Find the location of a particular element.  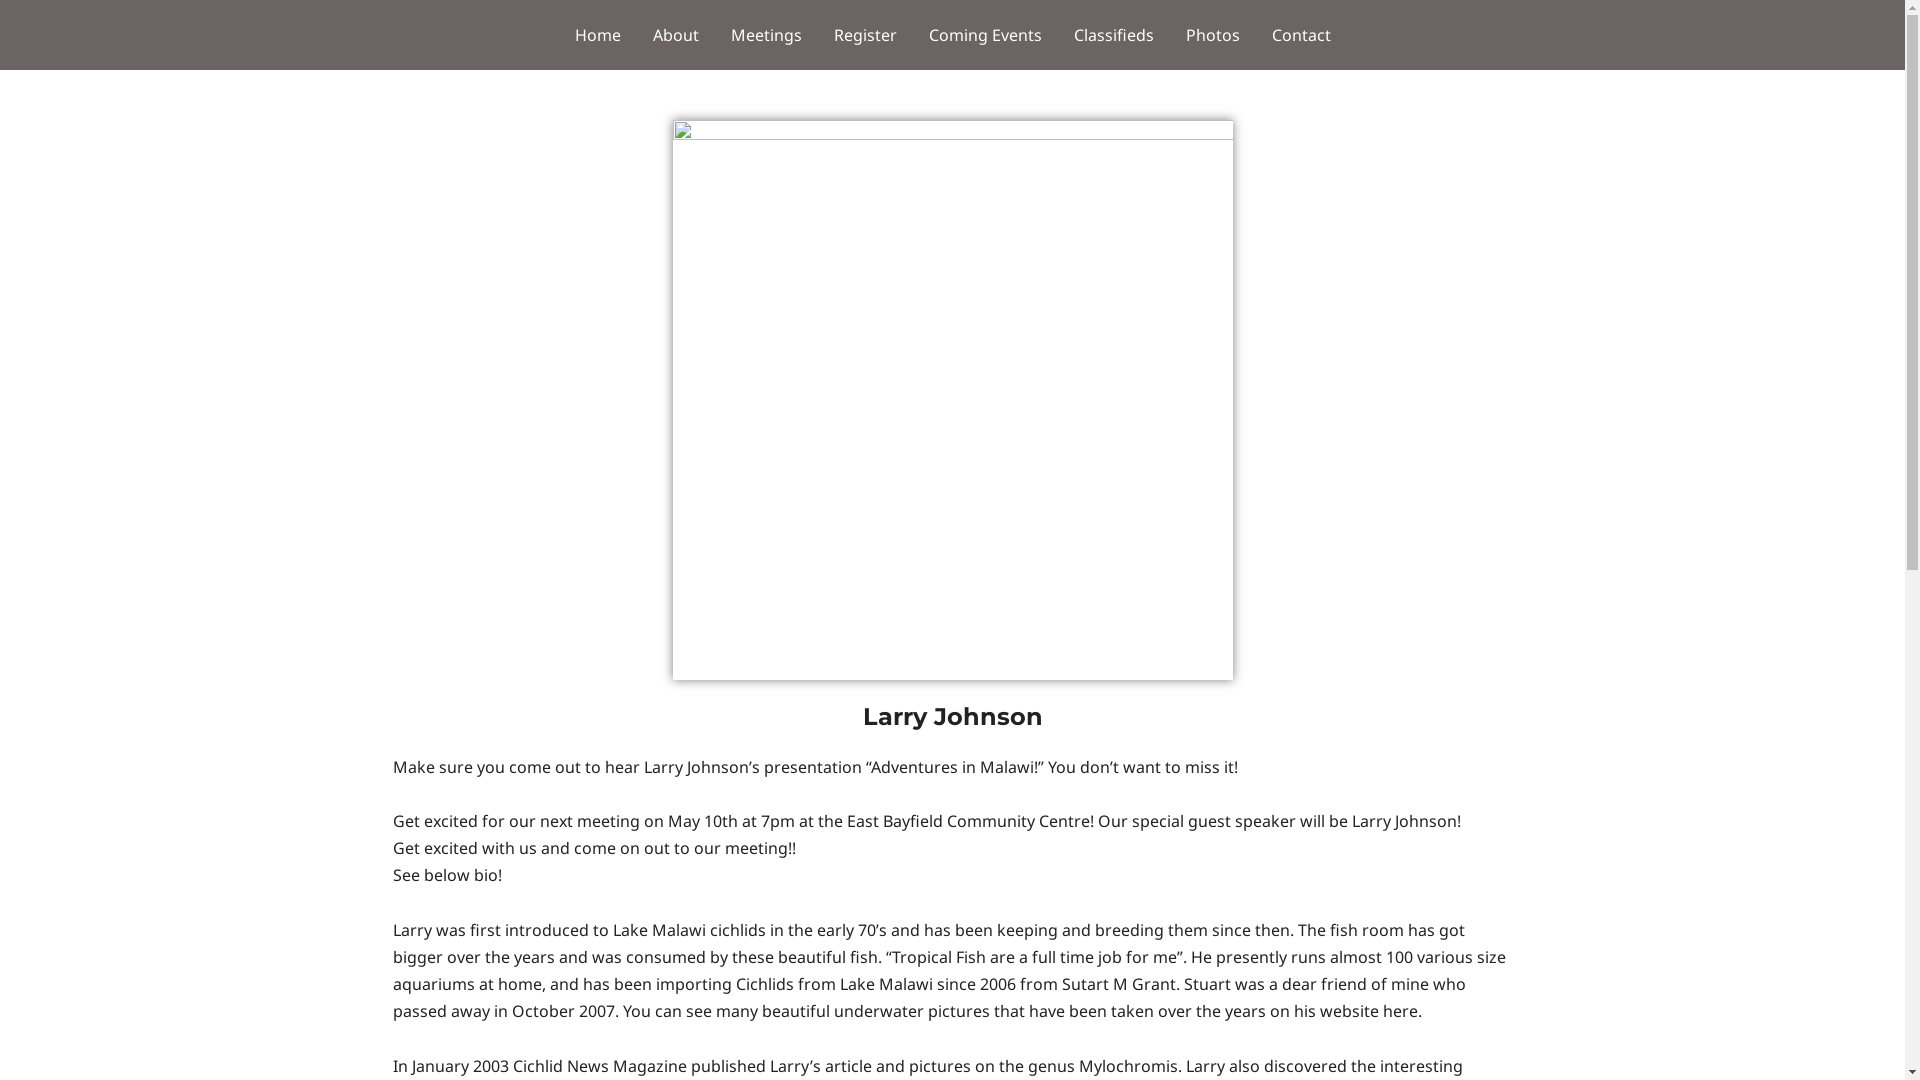

'Meetings' is located at coordinates (764, 34).